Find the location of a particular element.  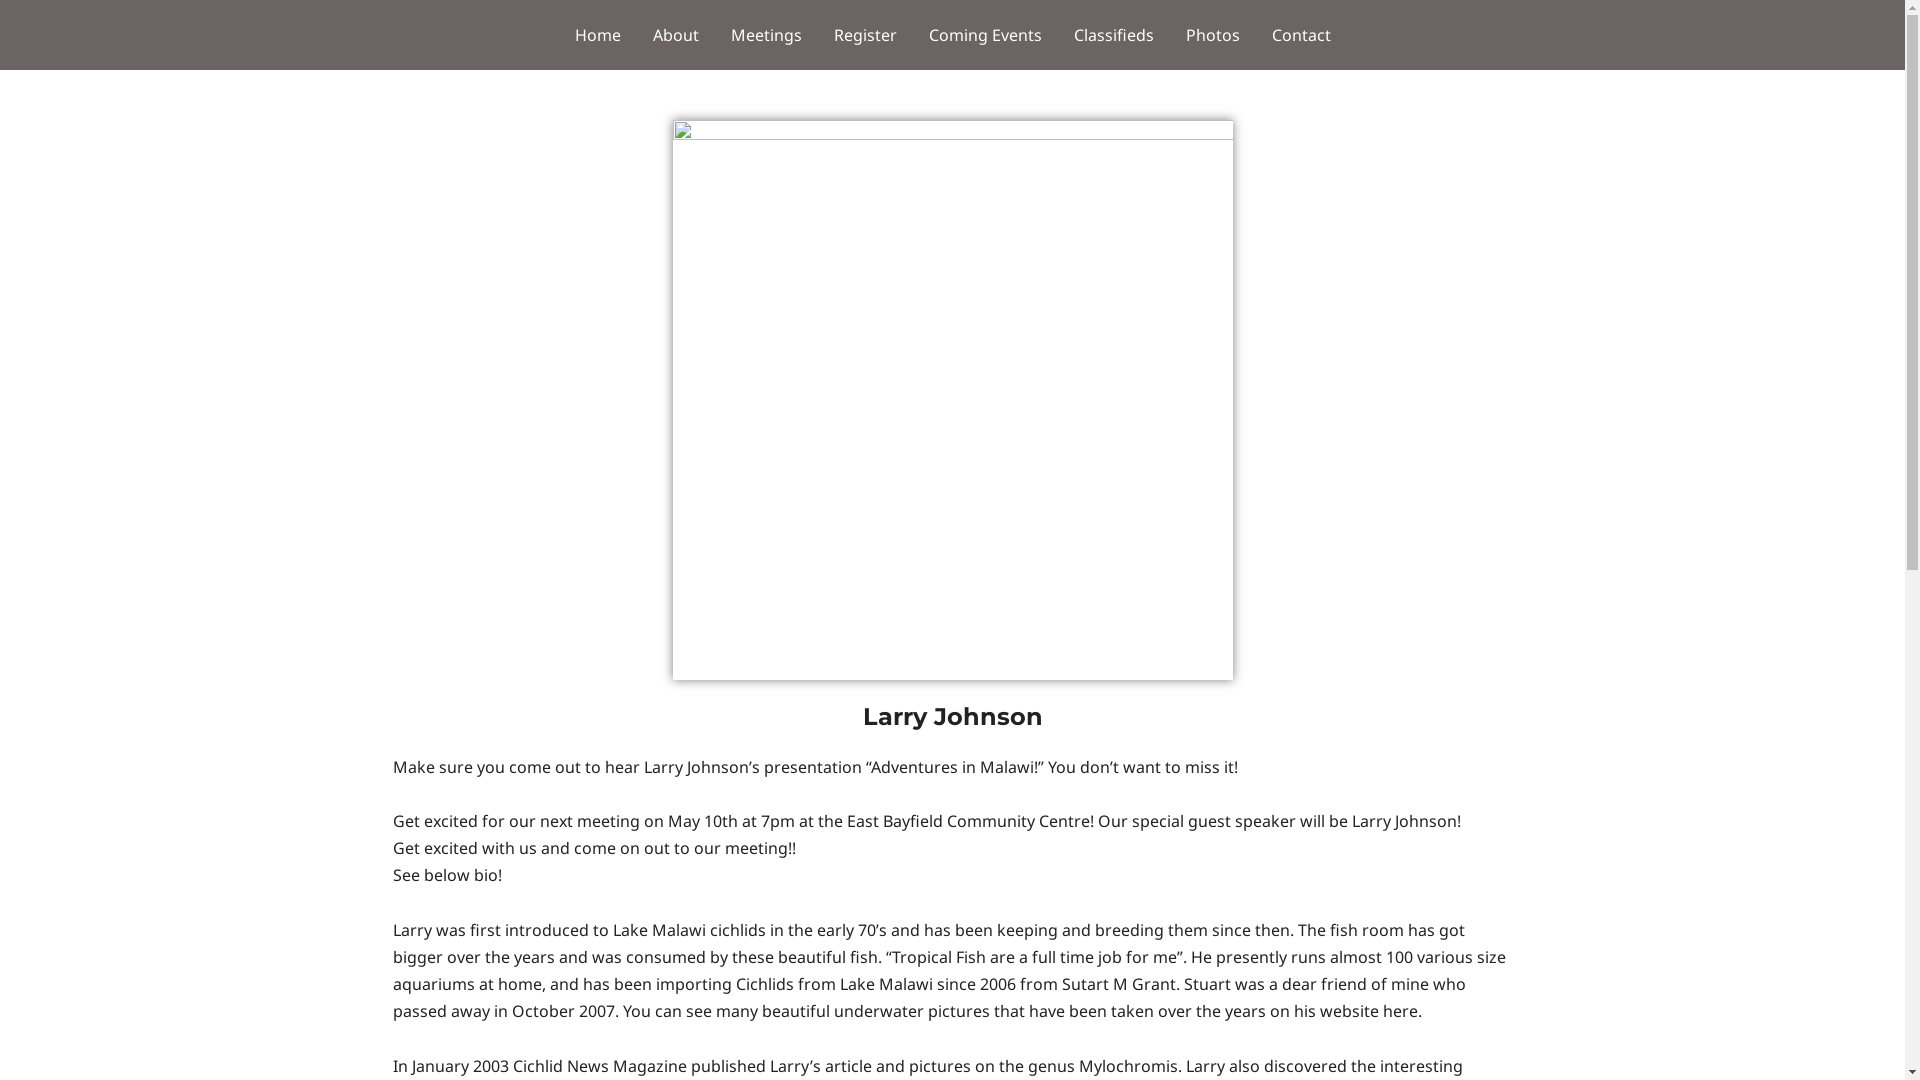

'Meetings' is located at coordinates (764, 34).